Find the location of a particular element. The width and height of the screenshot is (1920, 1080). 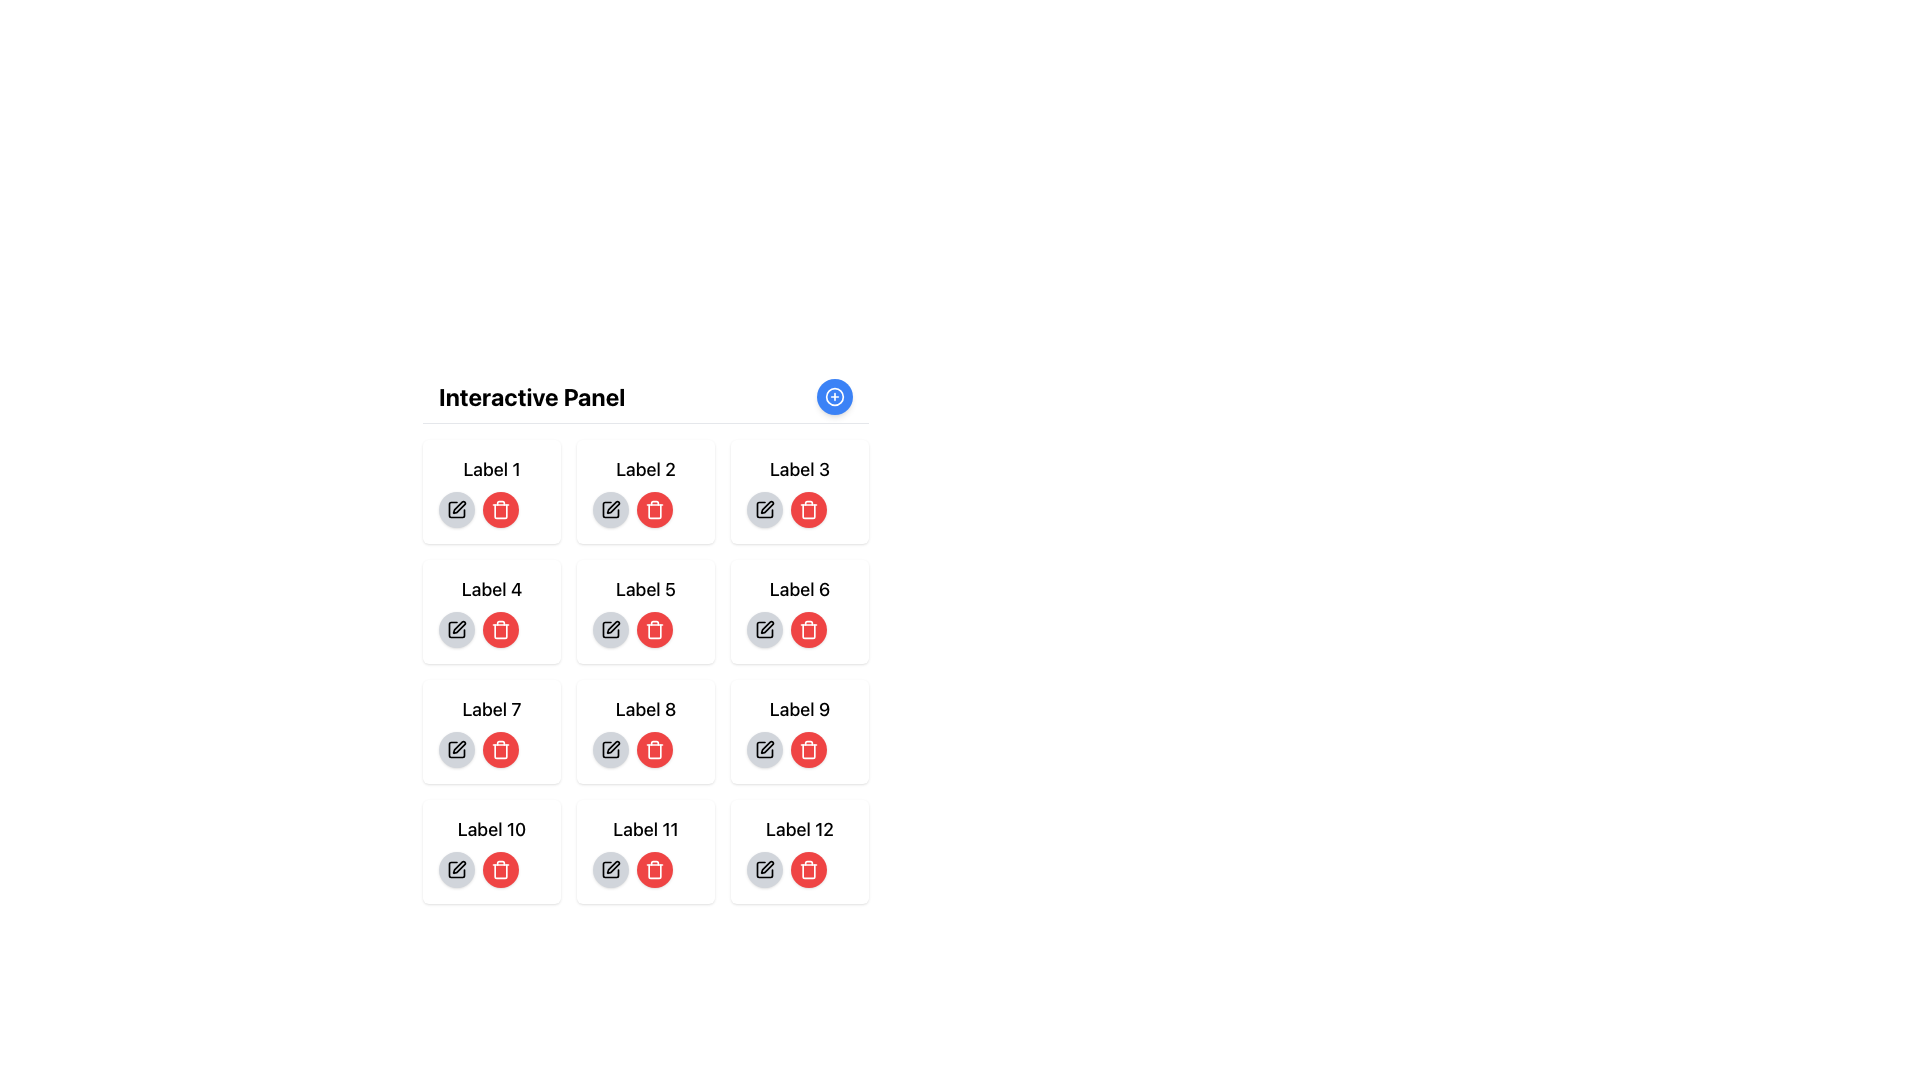

the button group consisting of an edit button (gray with a pen icon) and a delete button (red with a trash icon) located in the interactive section labeled 'Label 3' in the top right corner of the matrix layout is located at coordinates (800, 508).